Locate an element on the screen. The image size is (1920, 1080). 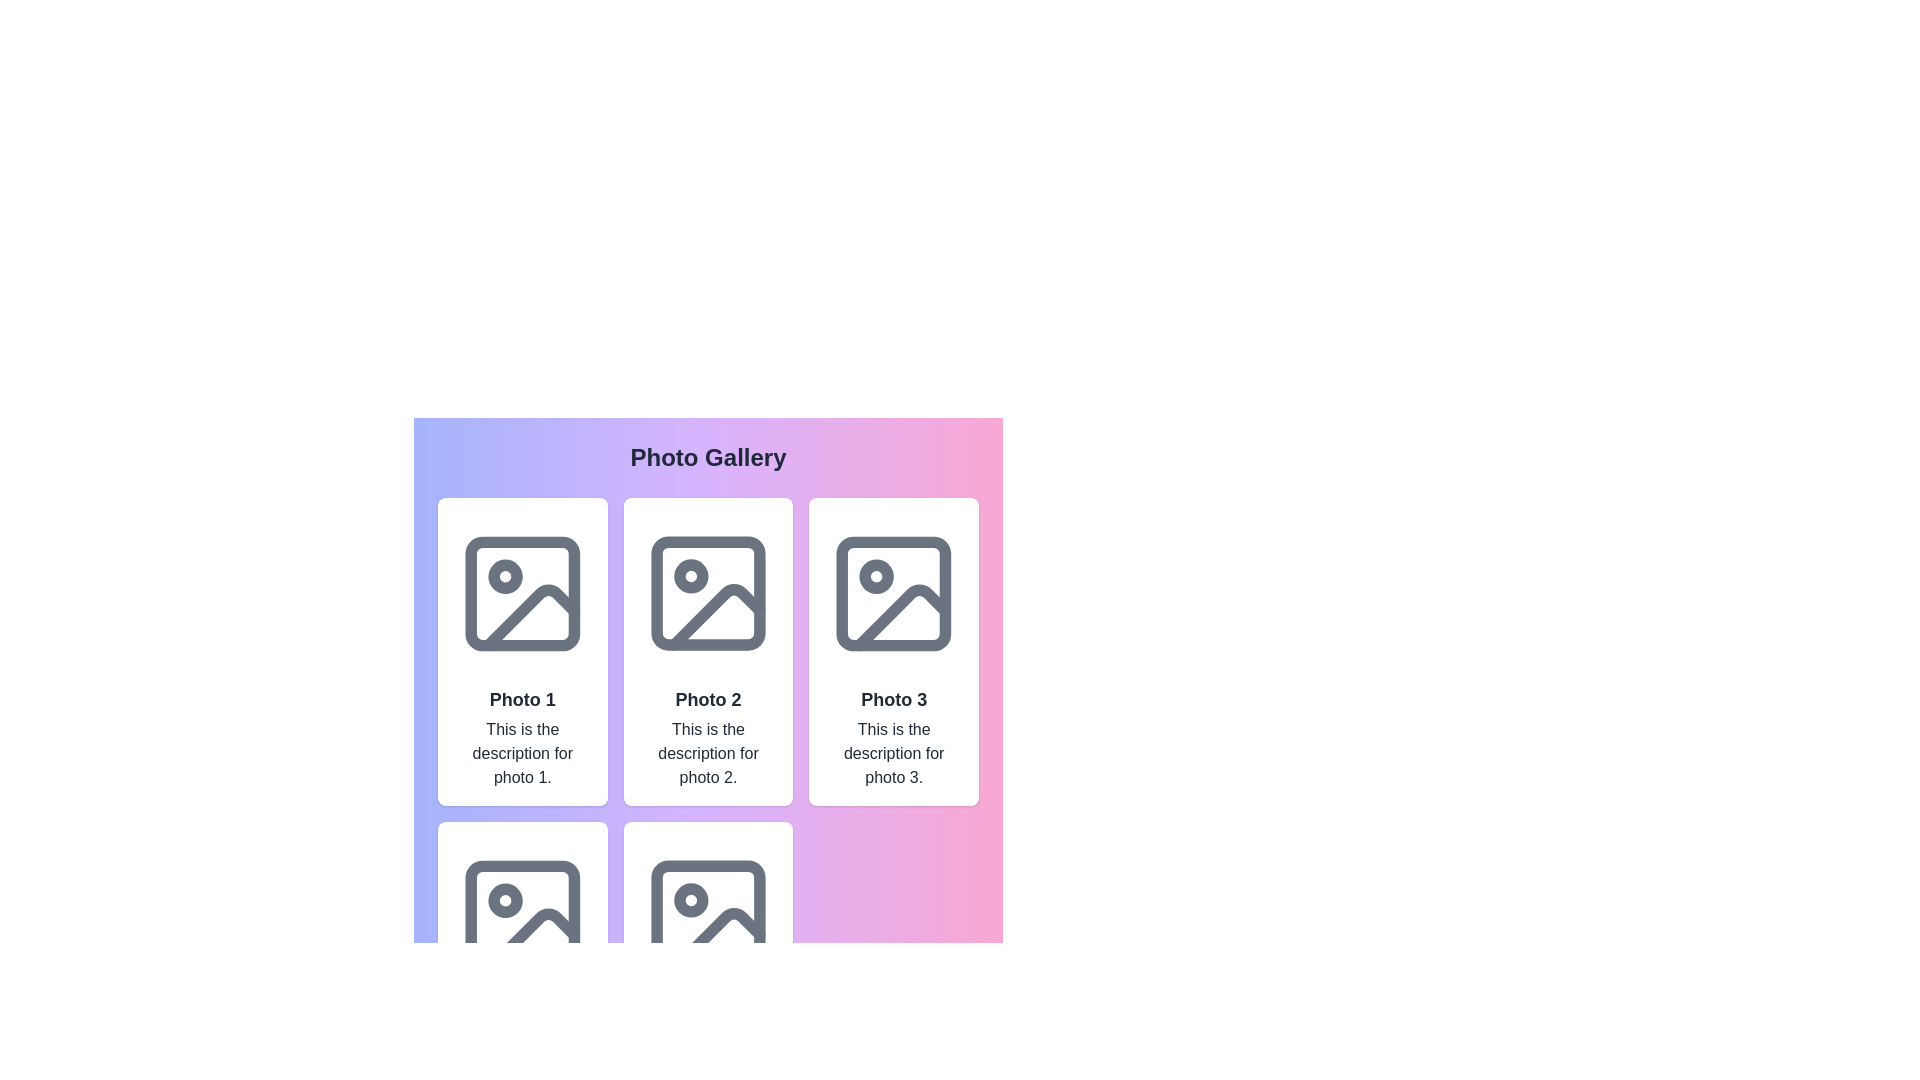
the Image Placeholder SVG element located at the top-center of the 'Photo 4' card in the fourth row and first column of the photo gallery display is located at coordinates (522, 918).